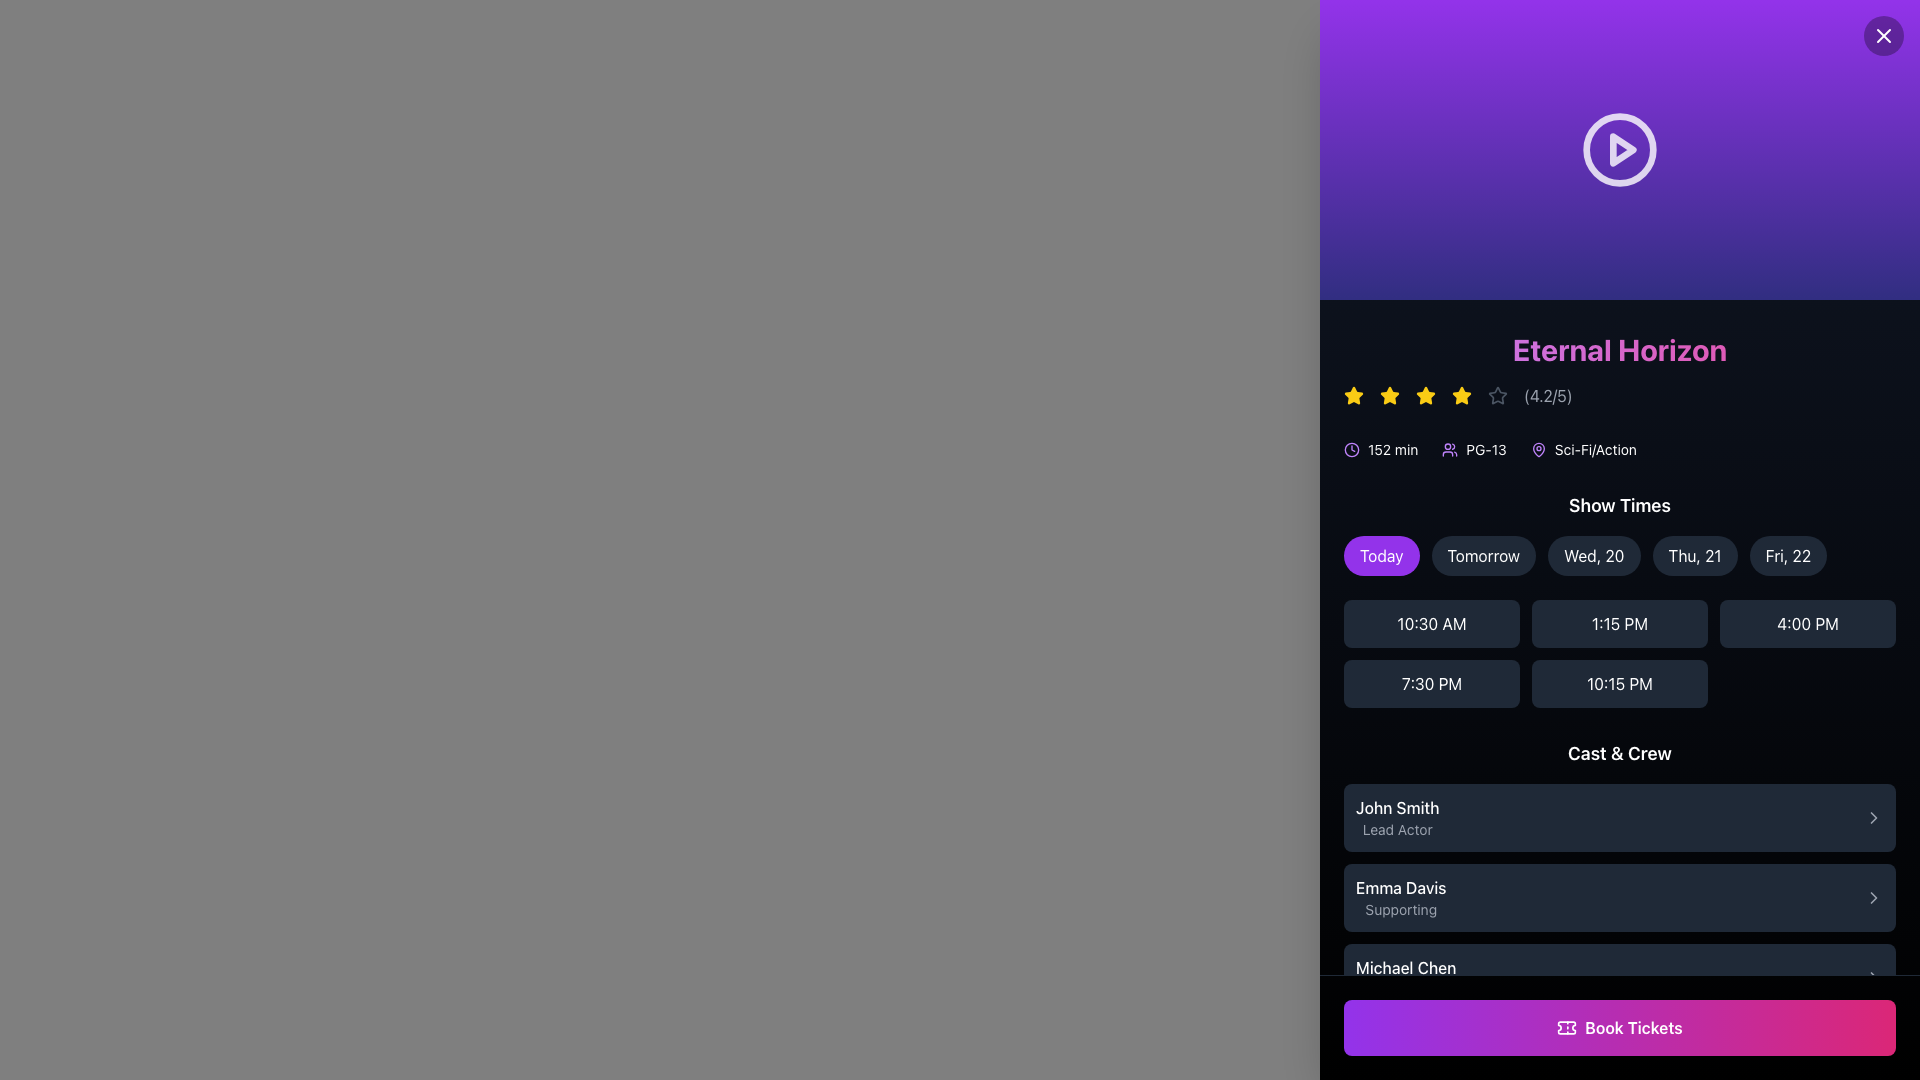  I want to click on the 'Book Tickets' text label within the button element that has a gradient background and rounded corners, so click(1633, 1028).